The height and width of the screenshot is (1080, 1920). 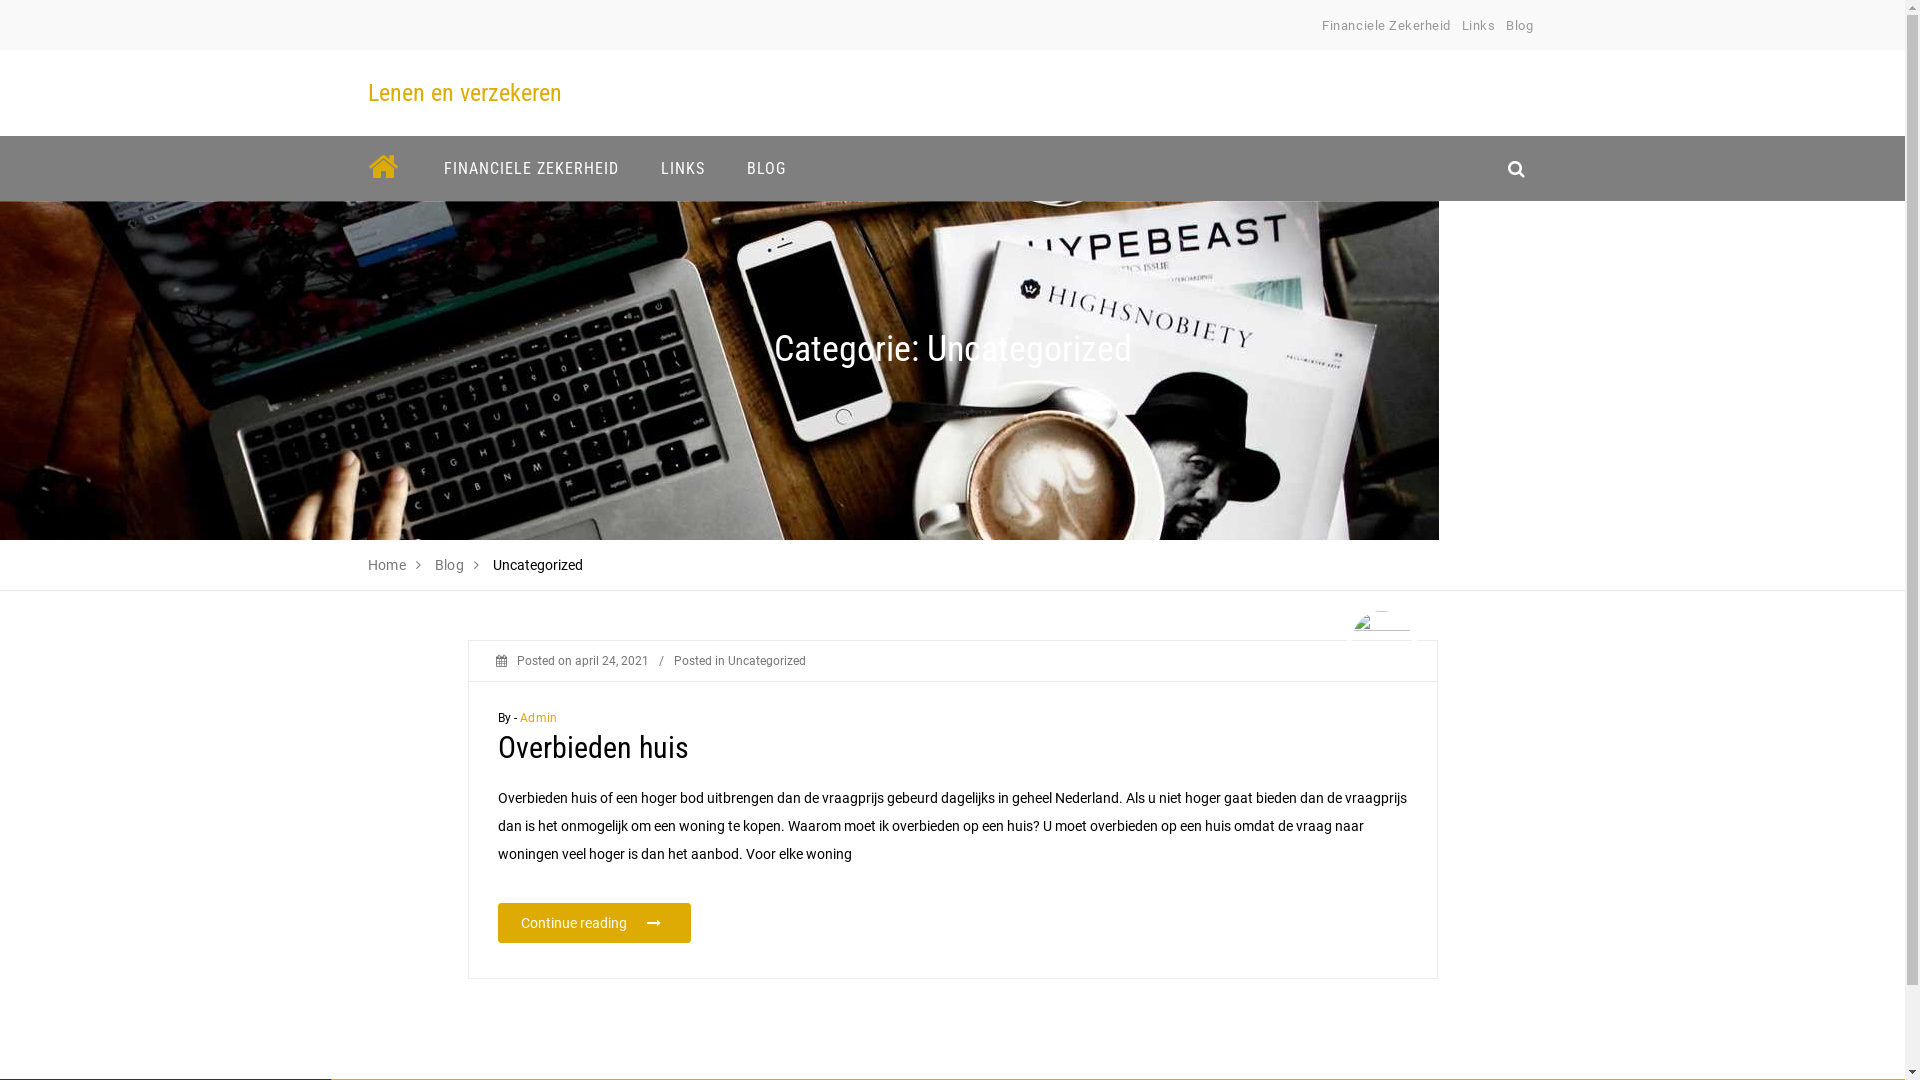 What do you see at coordinates (1478, 25) in the screenshot?
I see `'Links'` at bounding box center [1478, 25].